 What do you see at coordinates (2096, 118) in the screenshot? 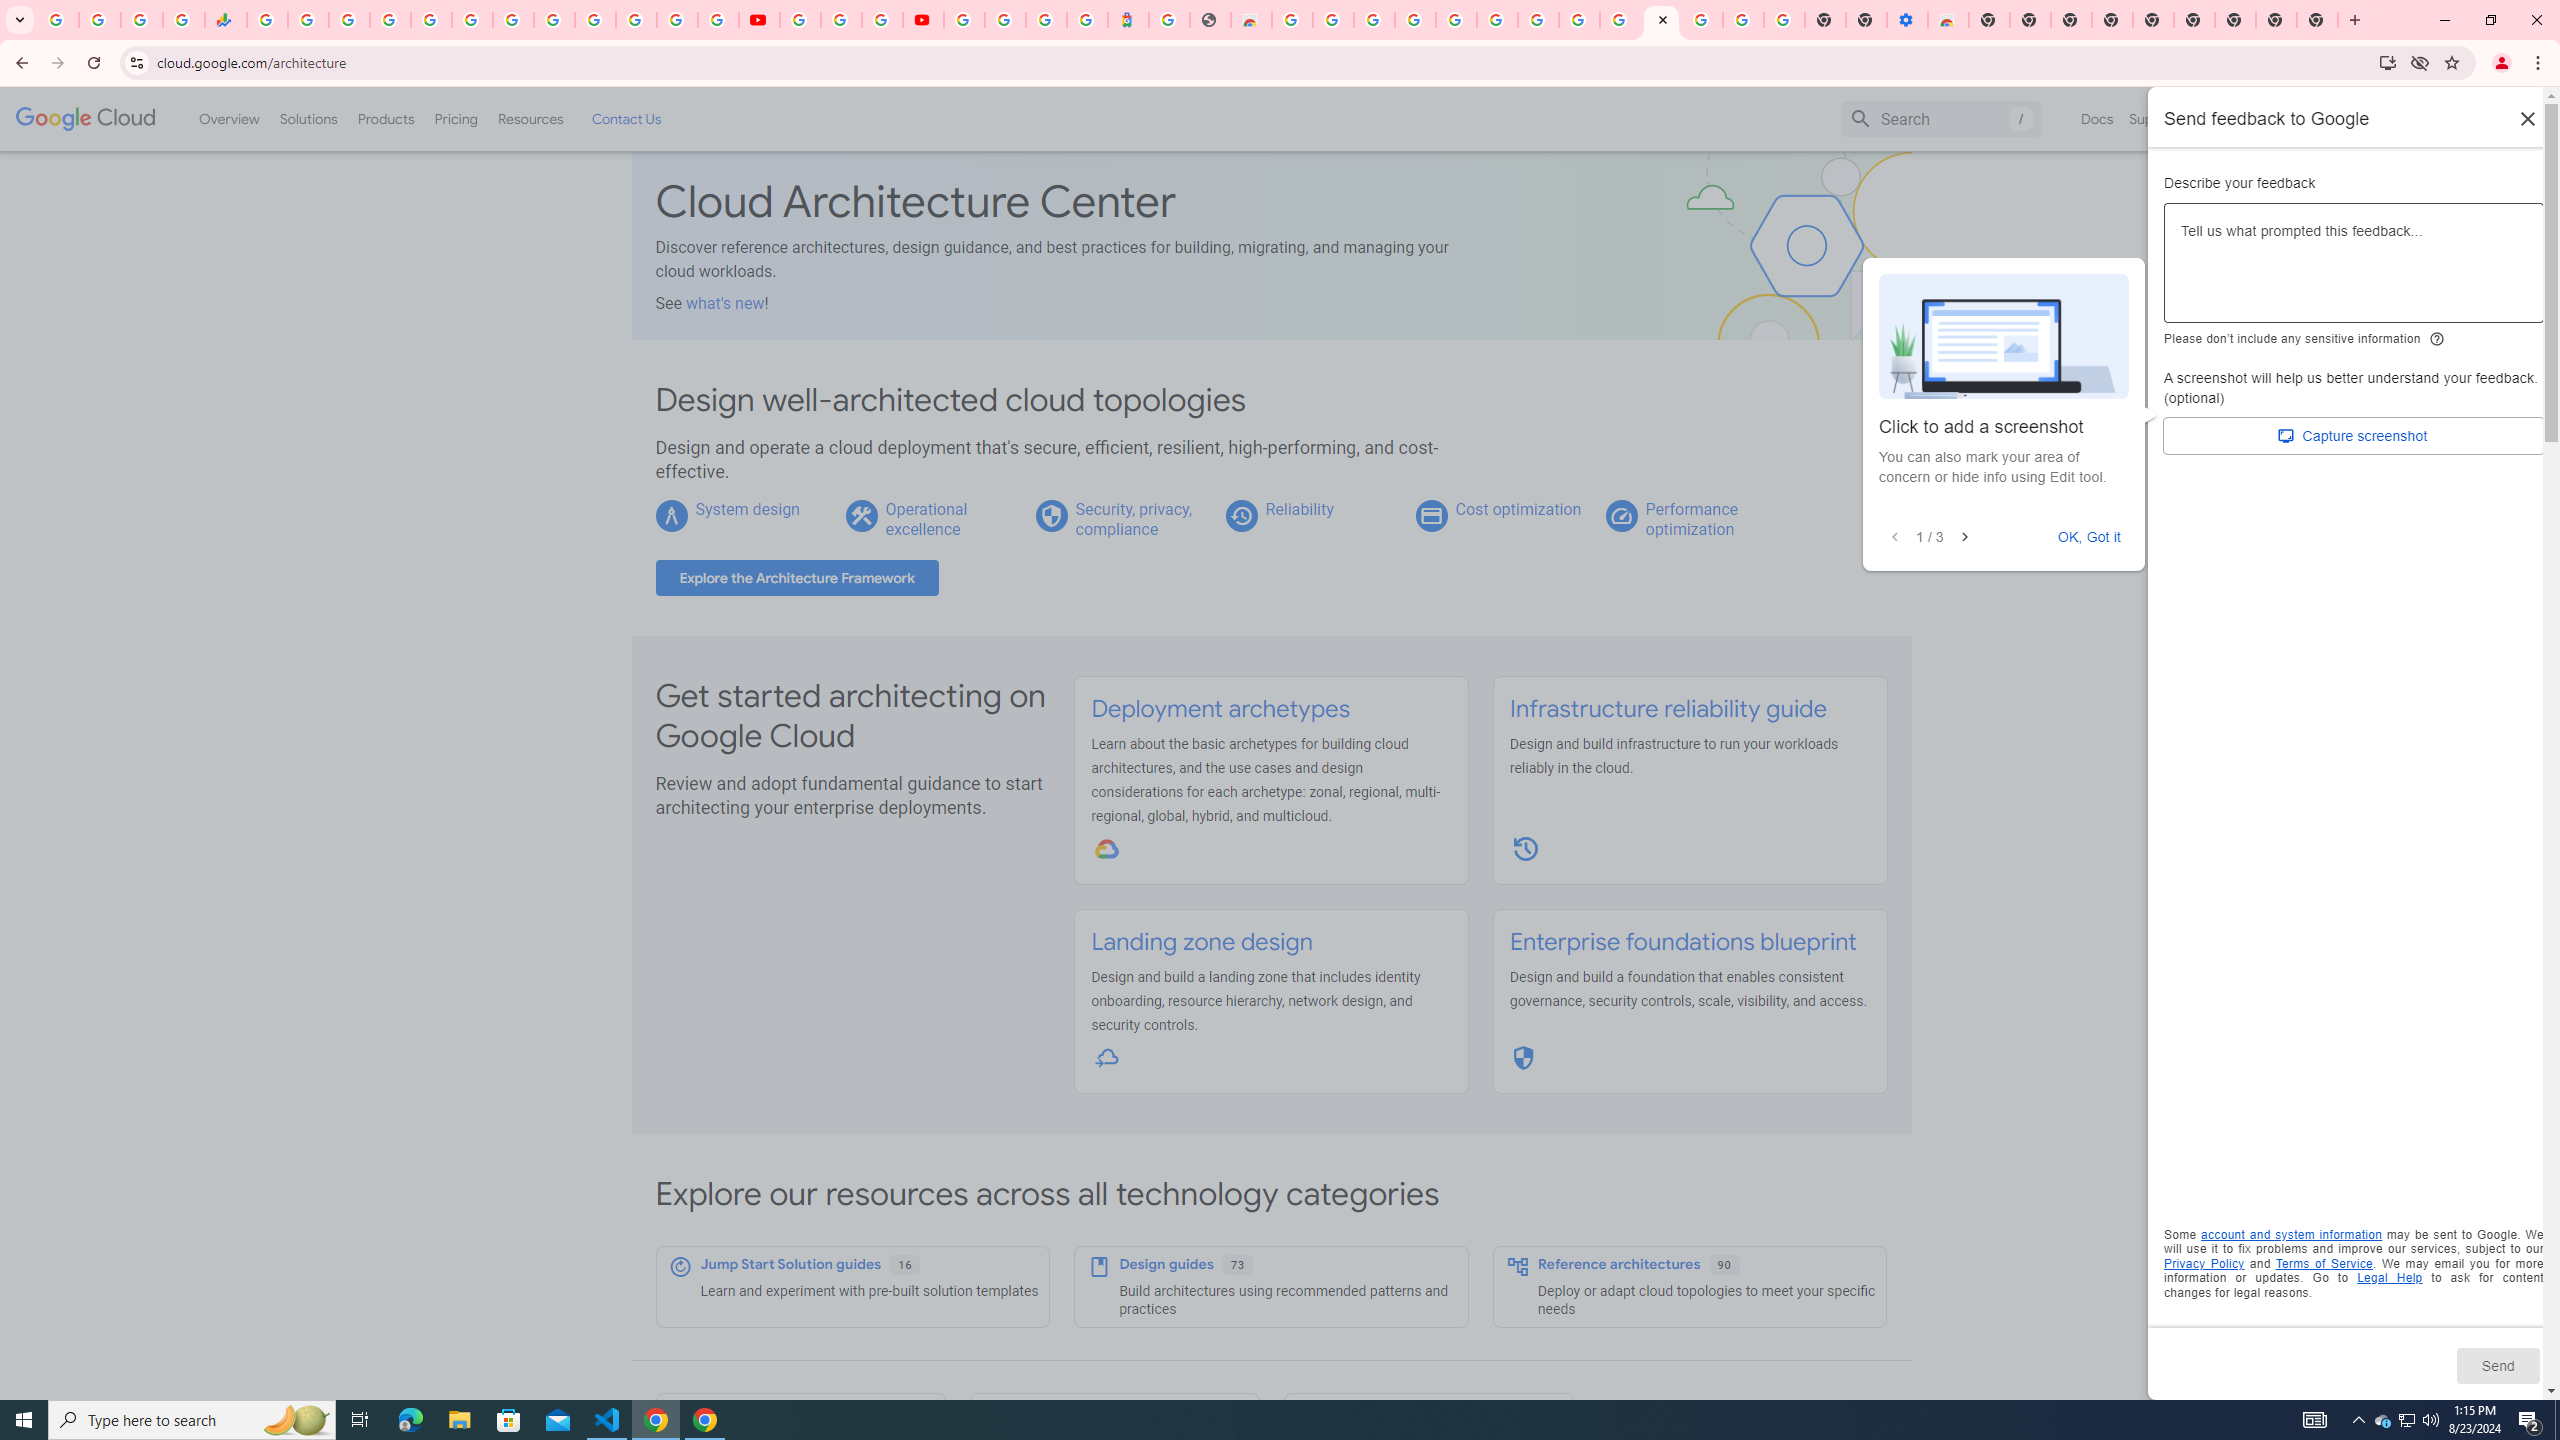
I see `'Docs'` at bounding box center [2096, 118].